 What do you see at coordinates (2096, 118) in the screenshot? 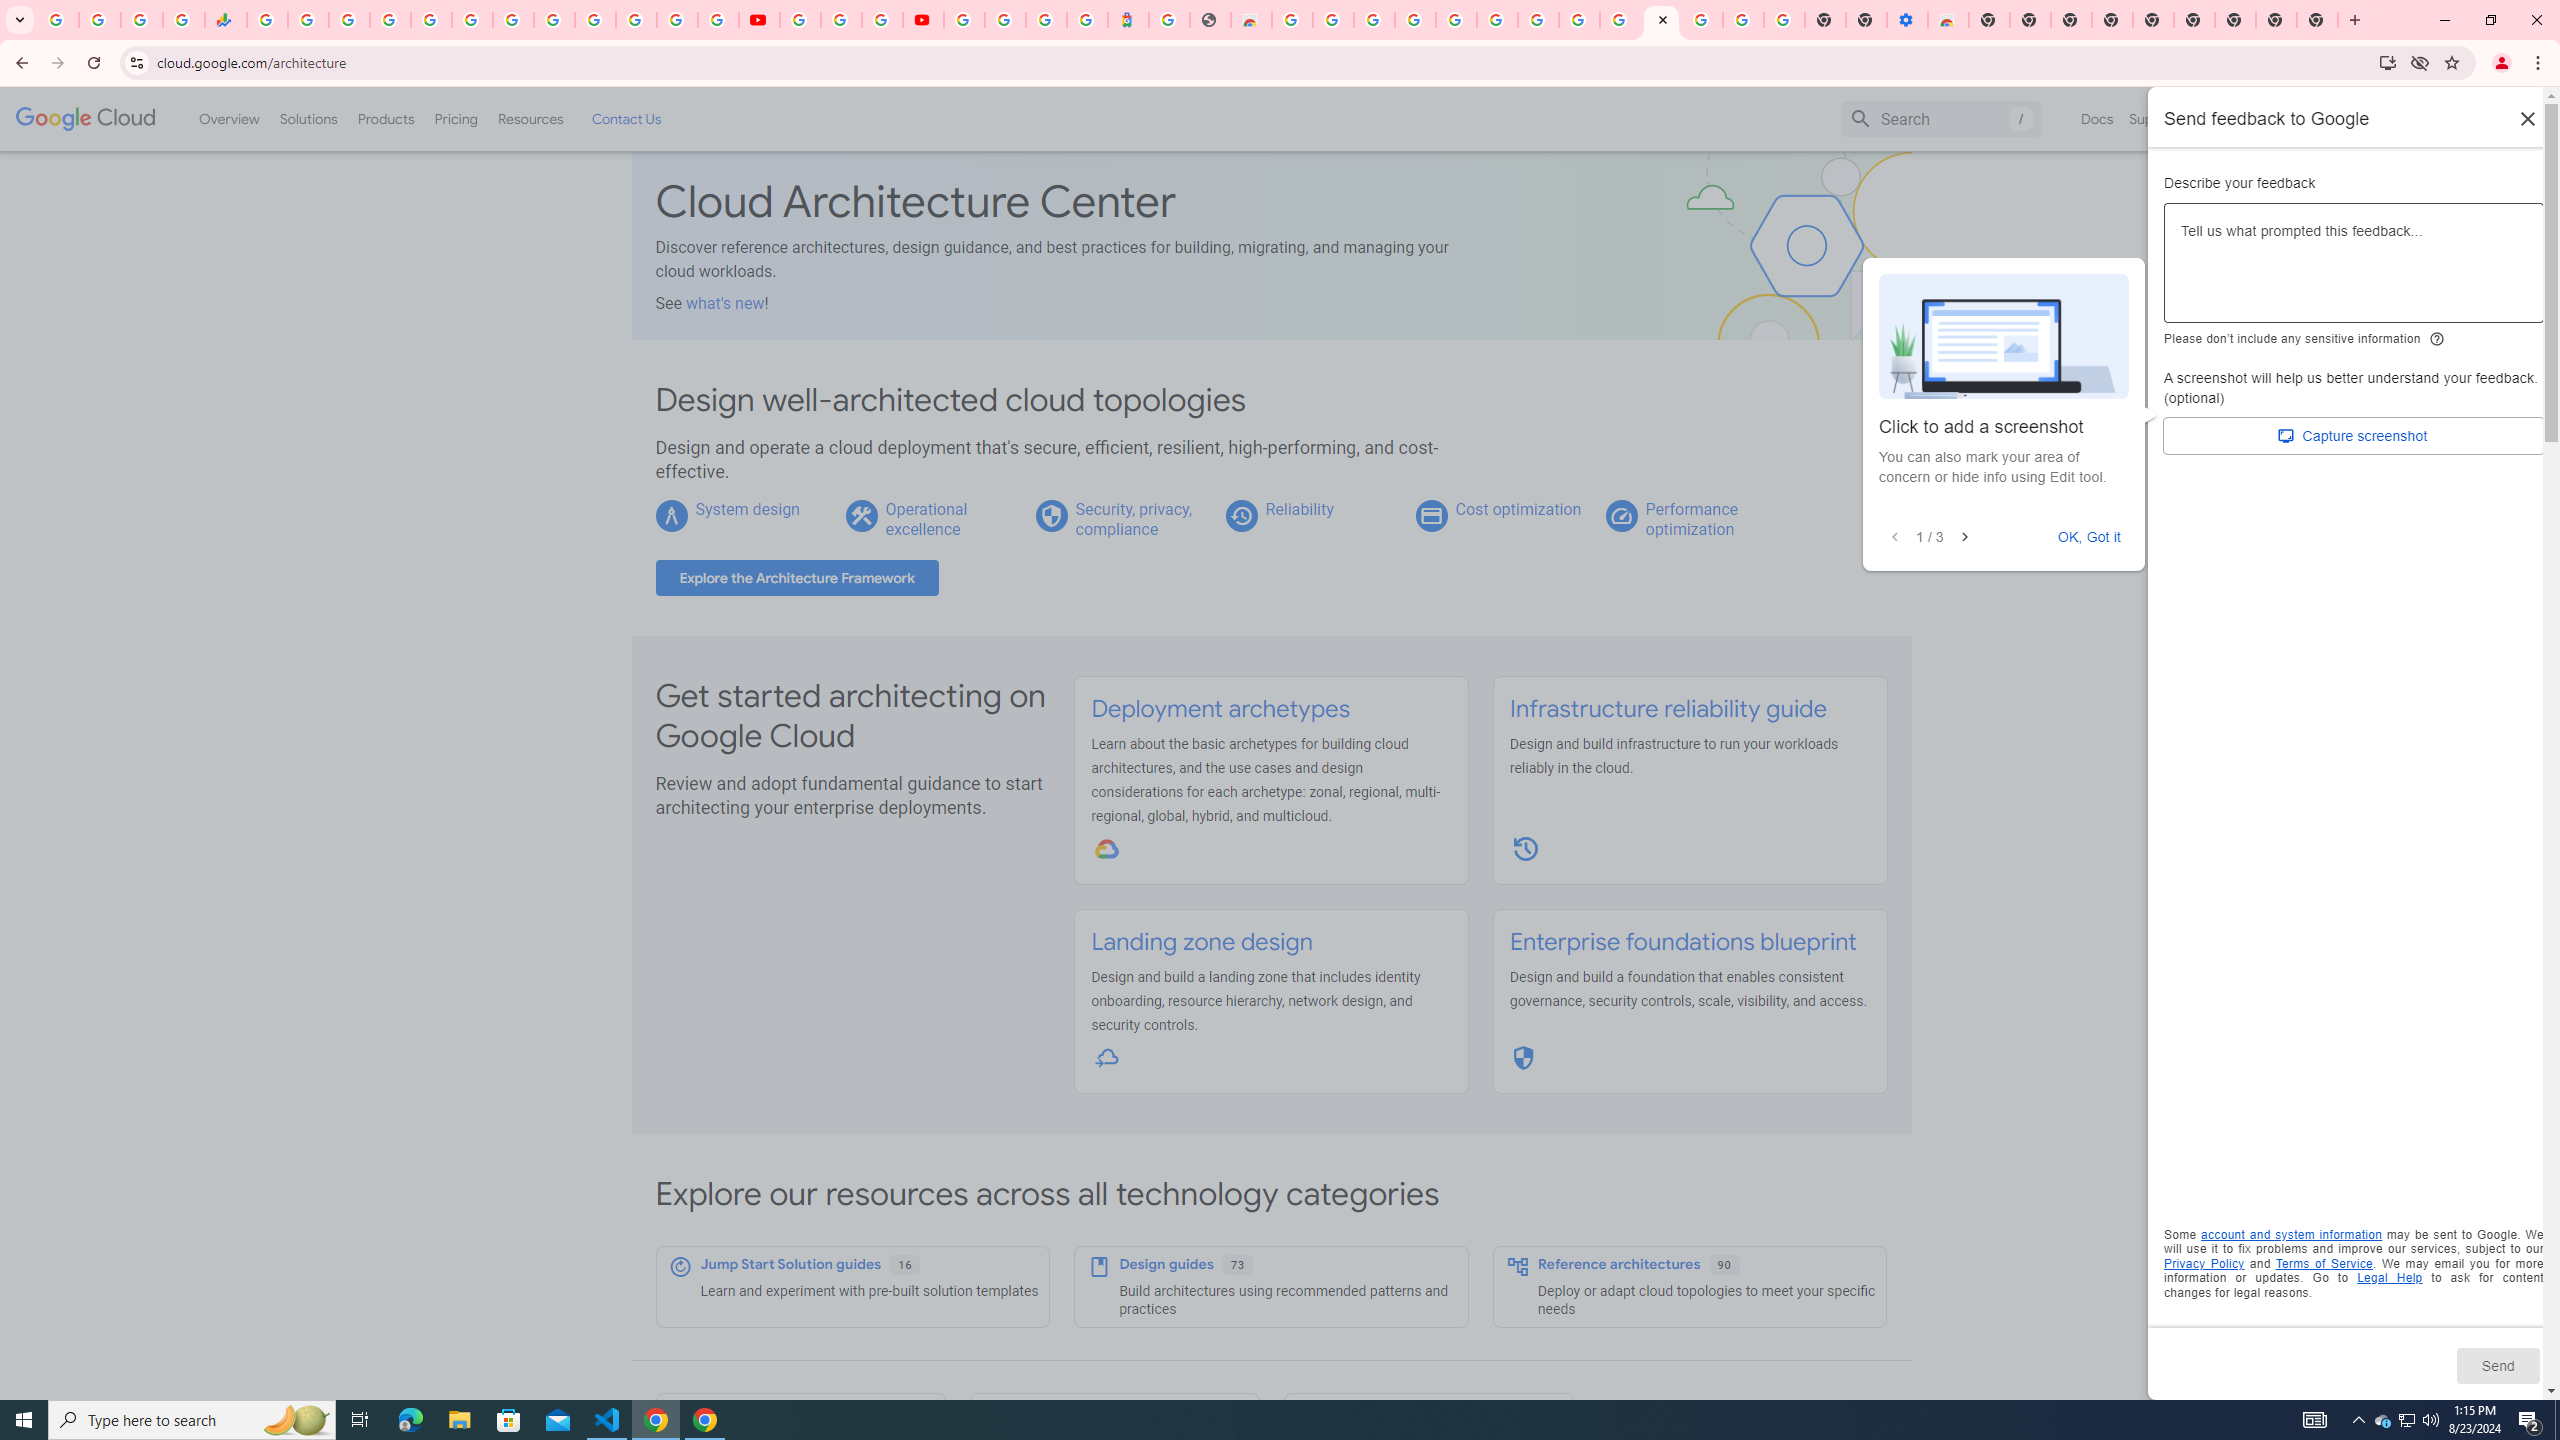
I see `'Docs'` at bounding box center [2096, 118].